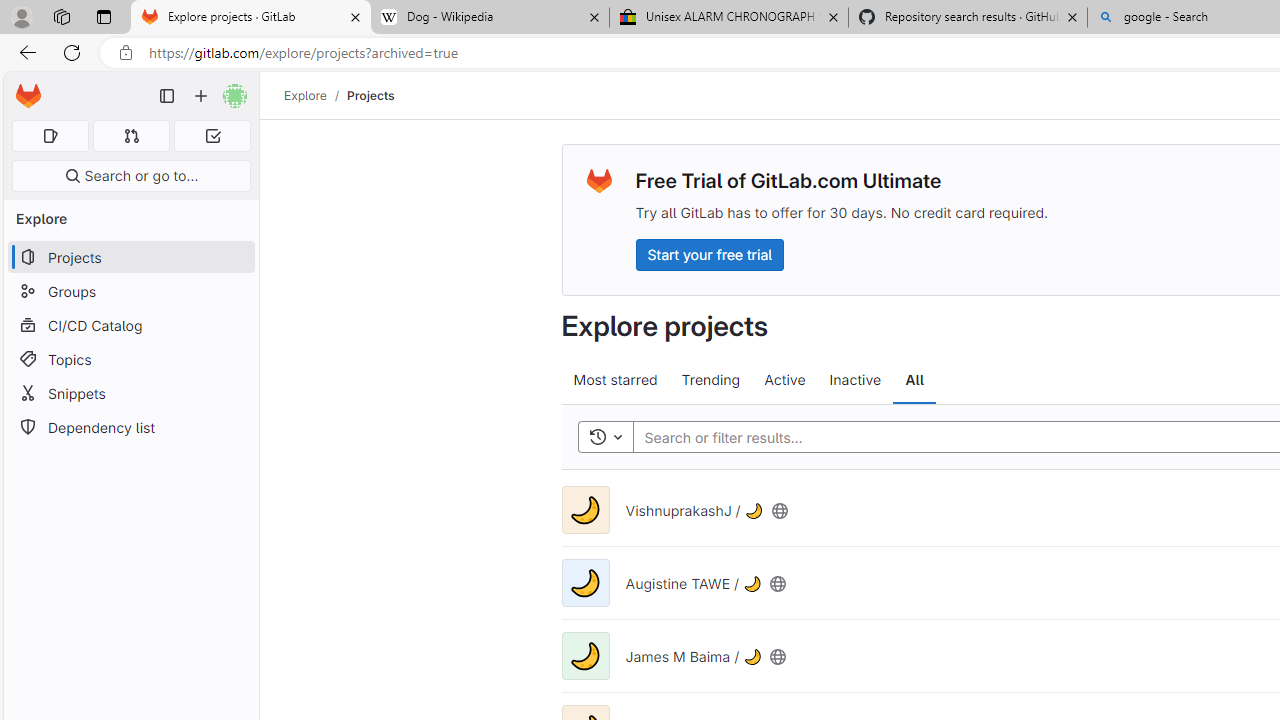  I want to click on 'Trending', so click(711, 380).